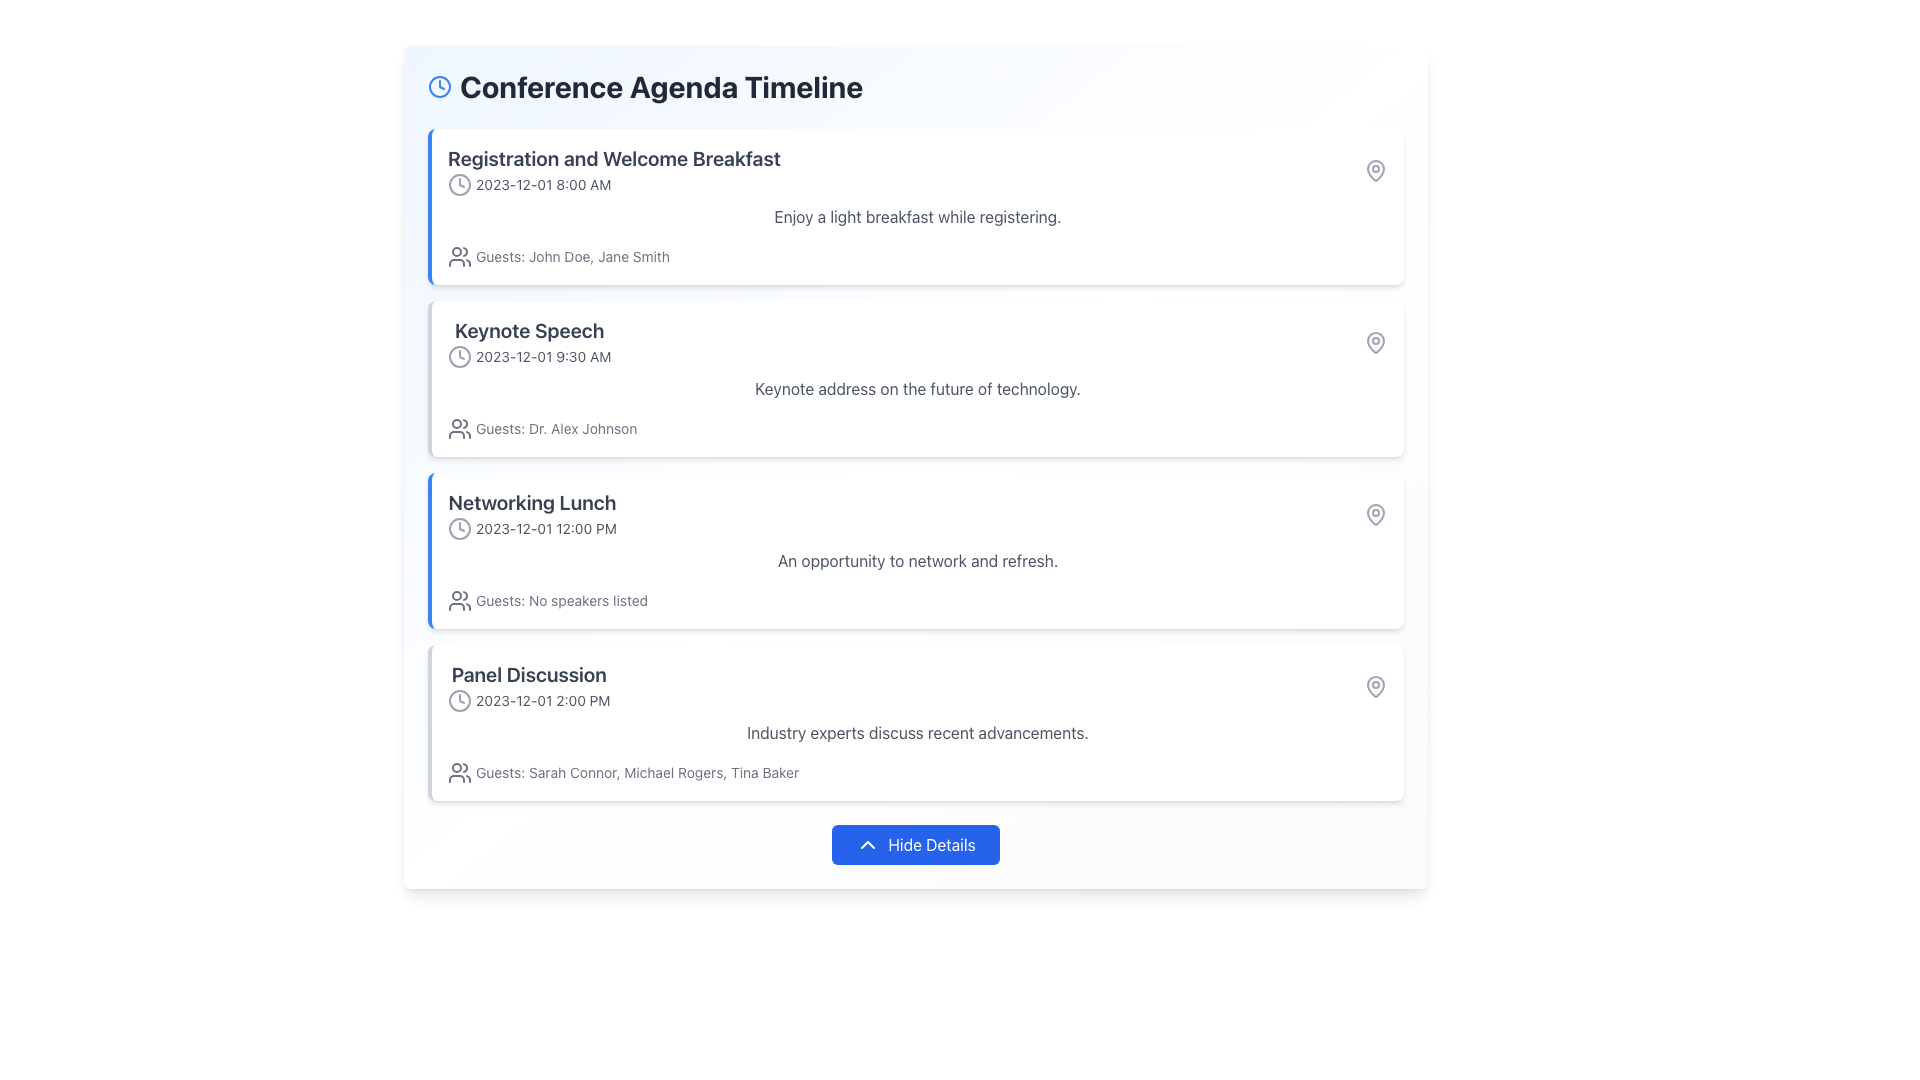  What do you see at coordinates (459, 256) in the screenshot?
I see `the Vector graphic icon representing guests or attendees in the 'Registration and Welcome Breakfast' section, located before the guest names` at bounding box center [459, 256].